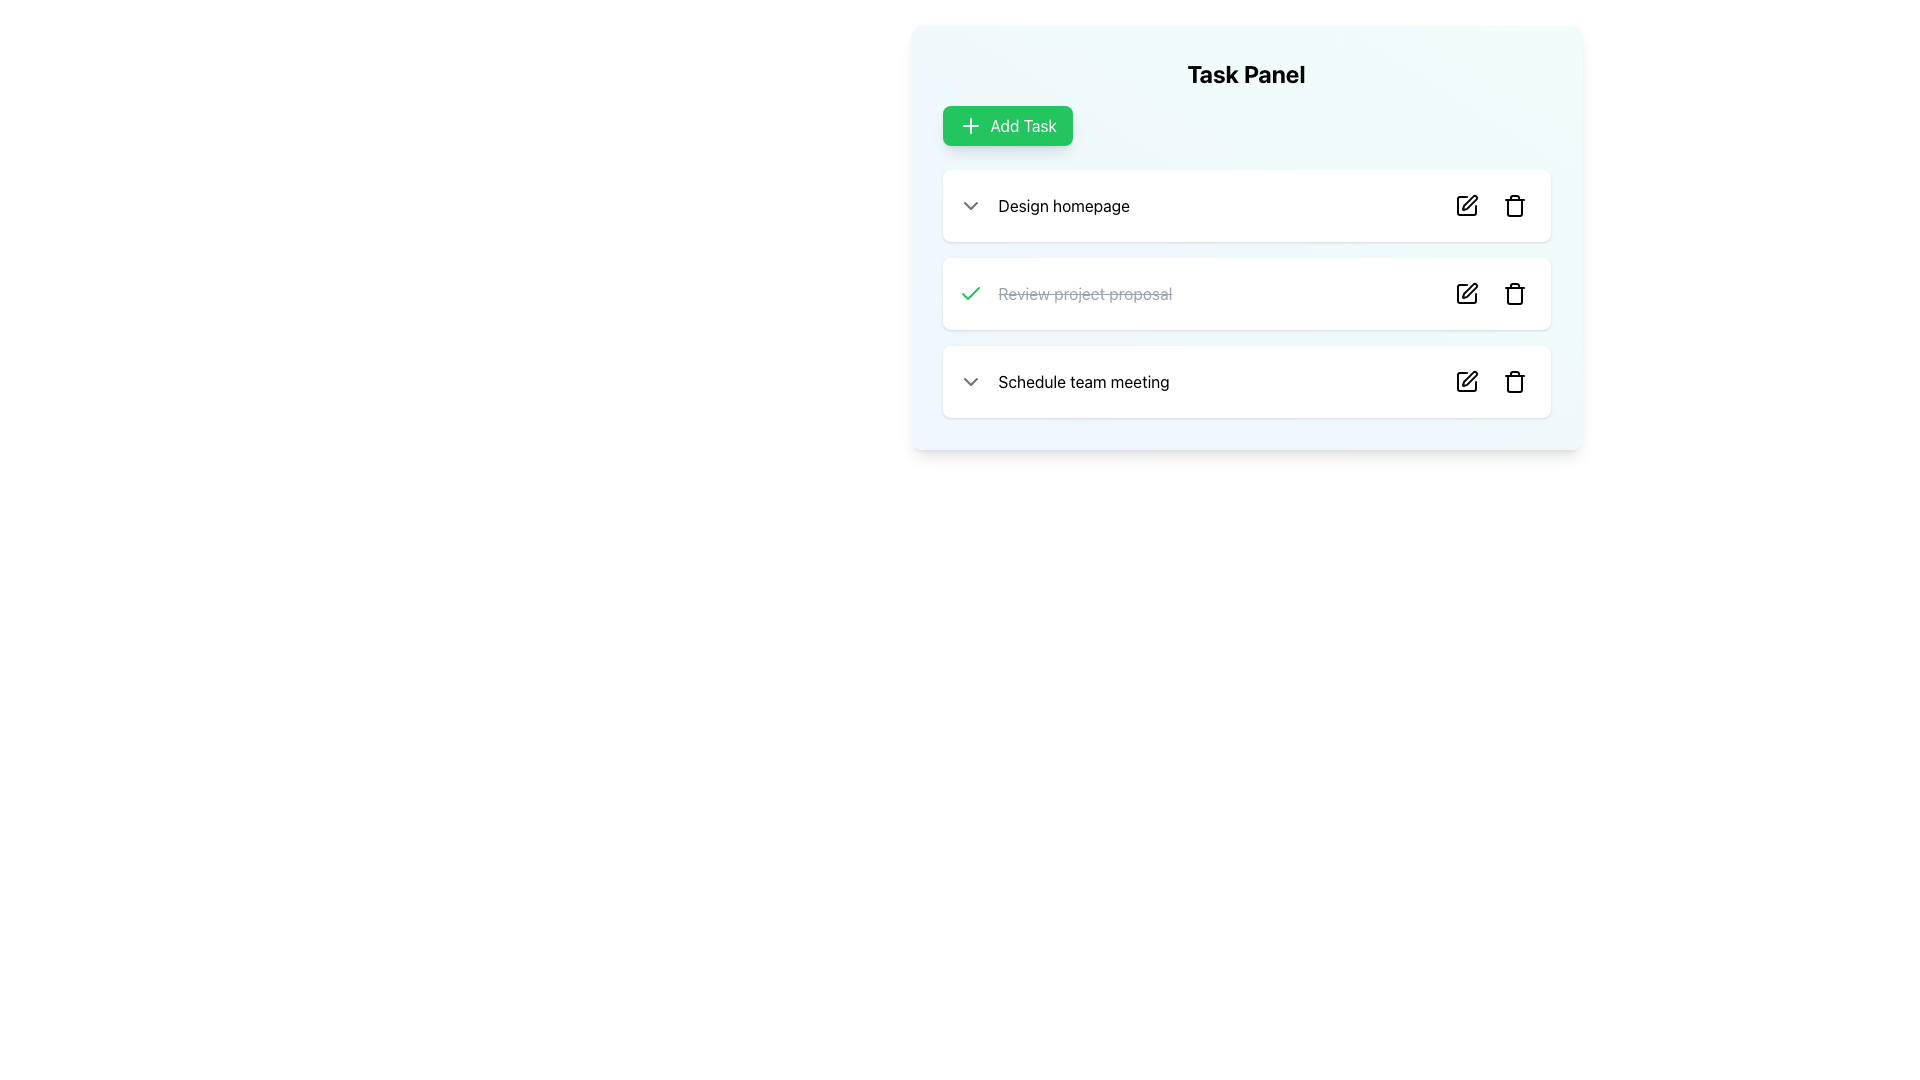  I want to click on the downward-pointing gray chevron icon located in the last task row labeled 'Schedule team meeting', so click(970, 381).